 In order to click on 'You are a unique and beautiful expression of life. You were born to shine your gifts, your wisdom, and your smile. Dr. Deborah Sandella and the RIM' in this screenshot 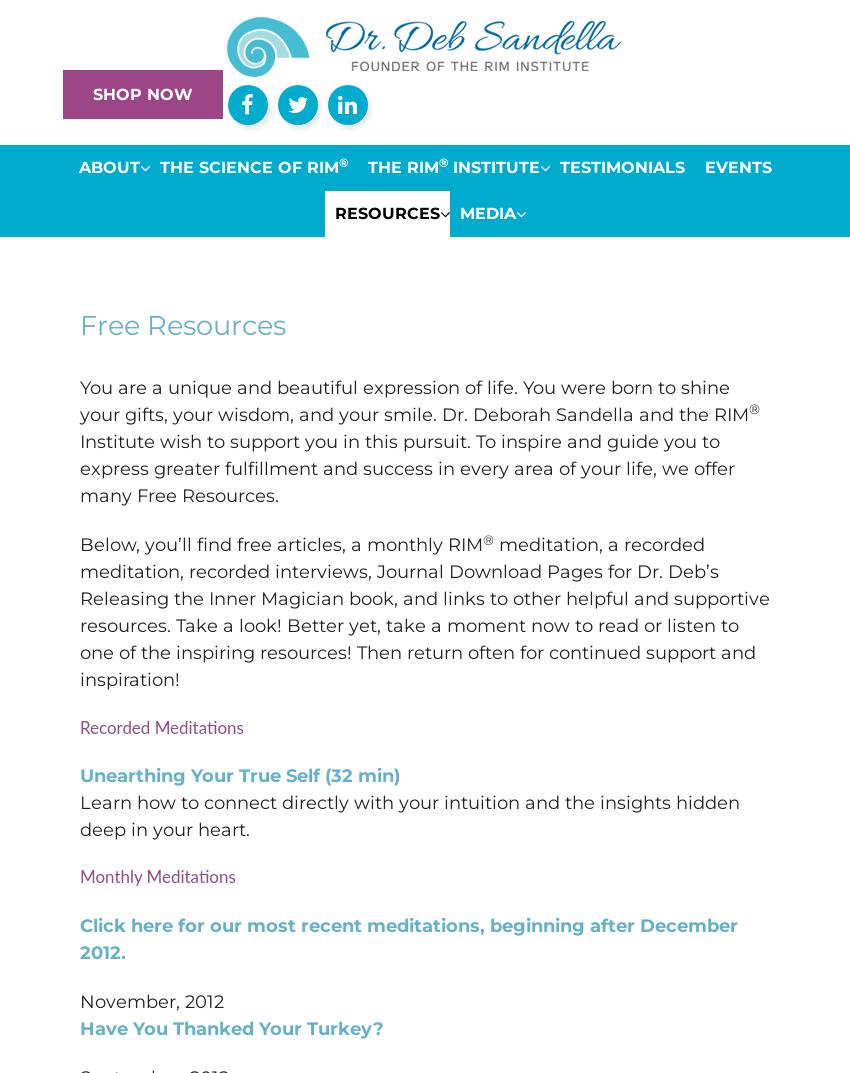, I will do `click(414, 400)`.